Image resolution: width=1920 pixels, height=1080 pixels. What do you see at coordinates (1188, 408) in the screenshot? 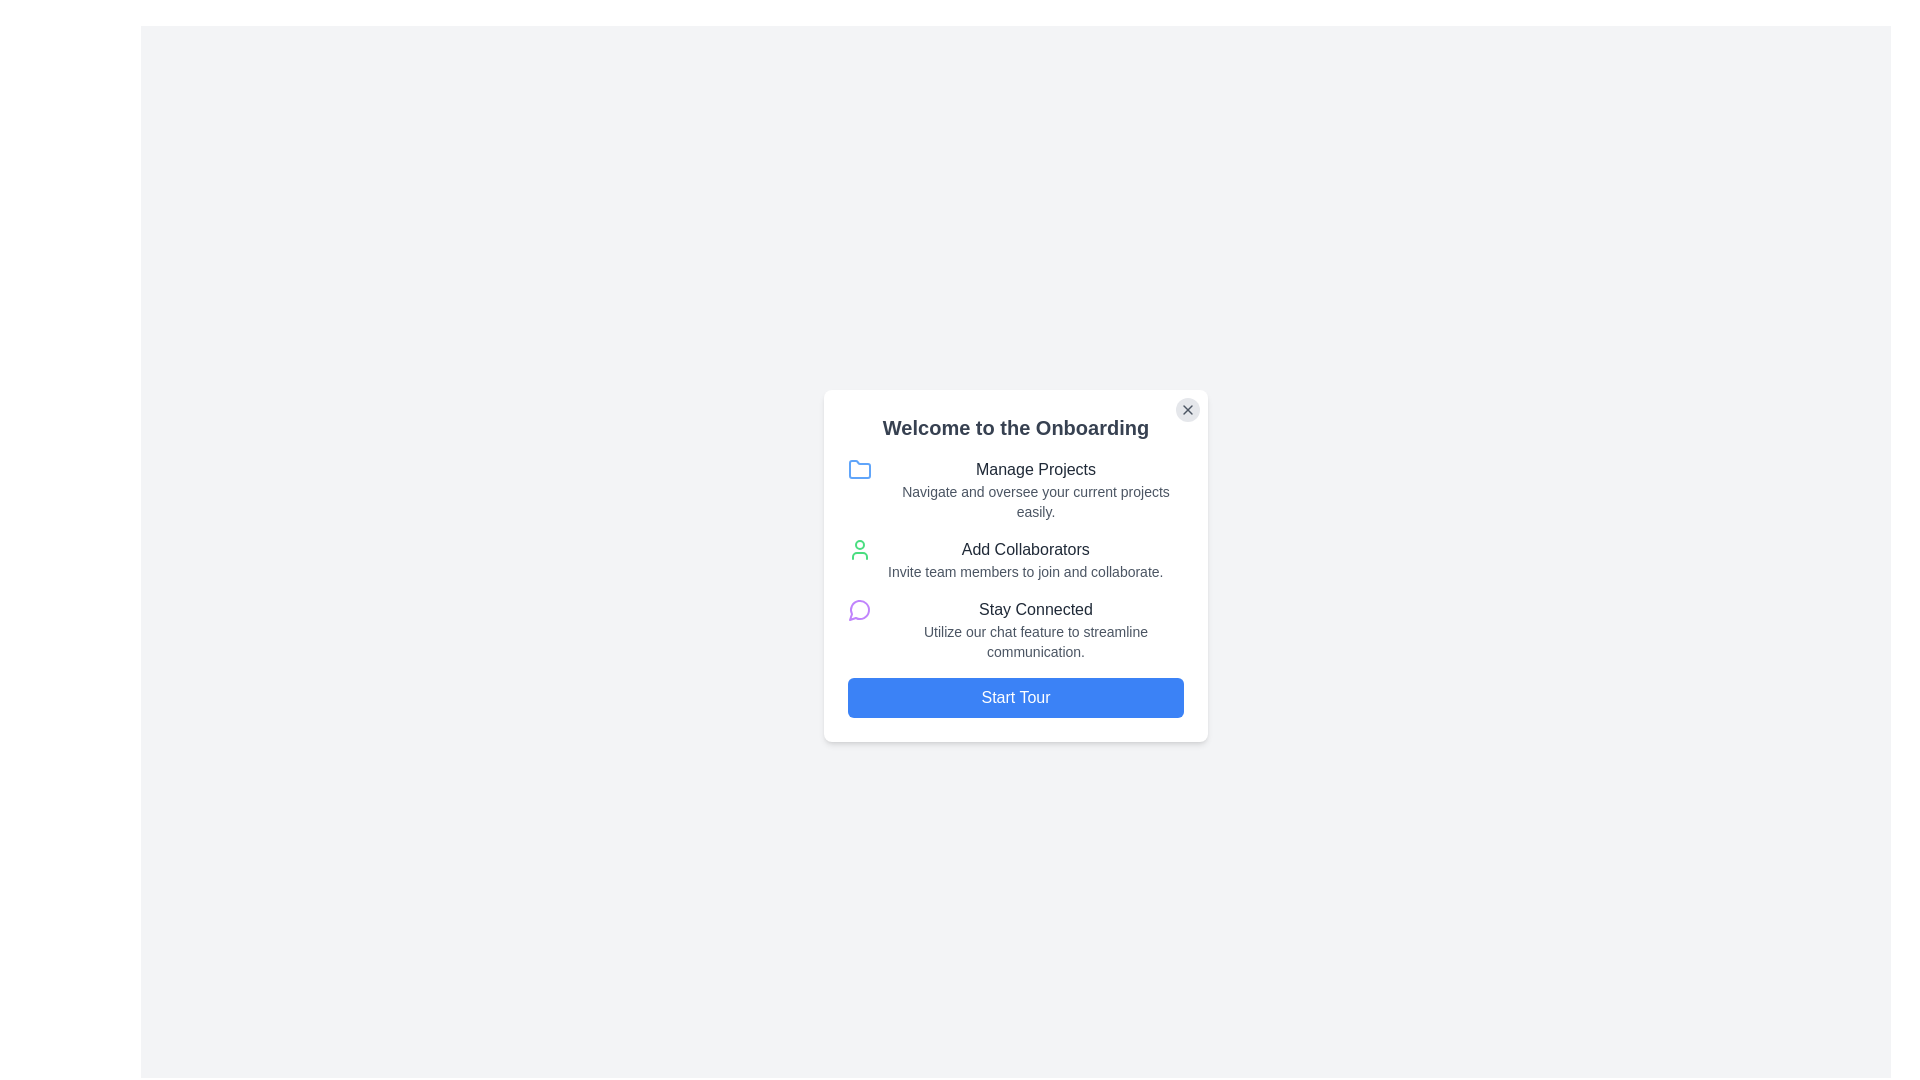
I see `the Close button located at the top-right corner of the onboarding modal` at bounding box center [1188, 408].